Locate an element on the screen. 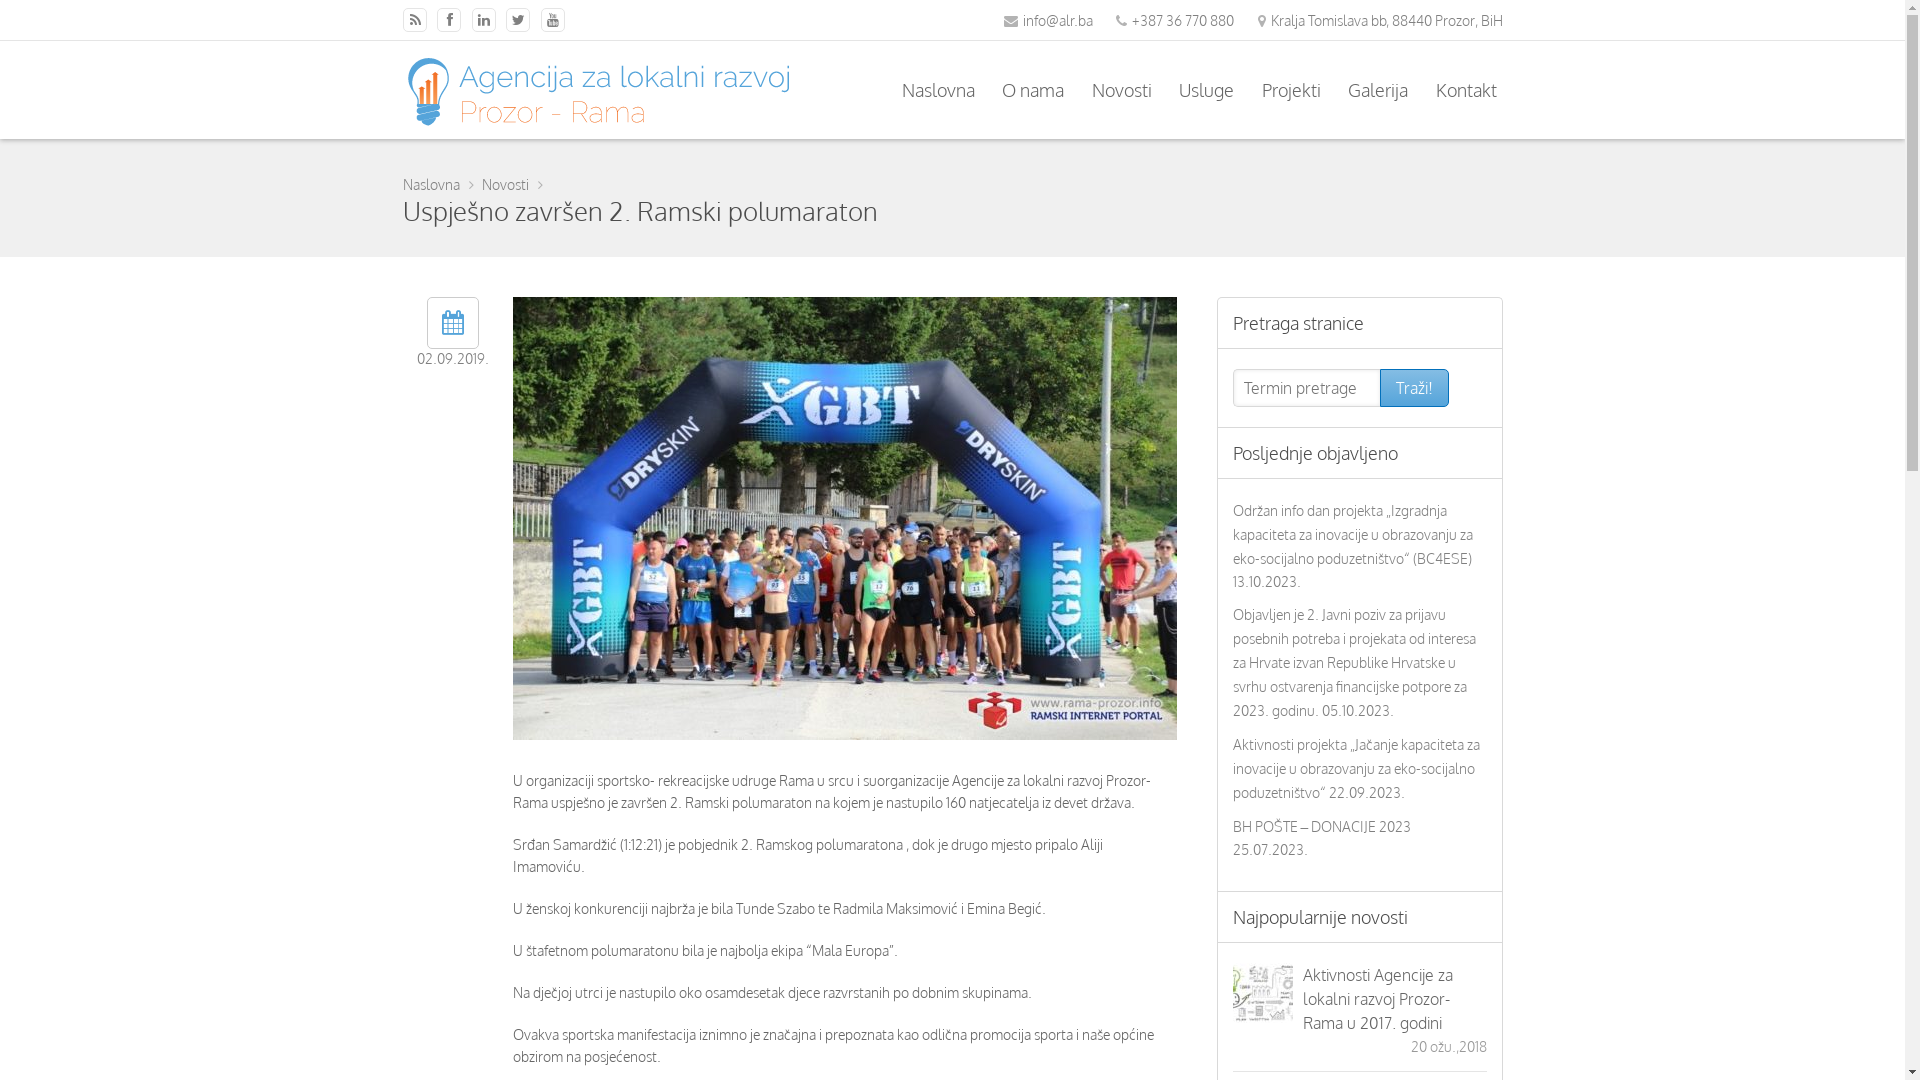  'Novosti' is located at coordinates (1084, 88).